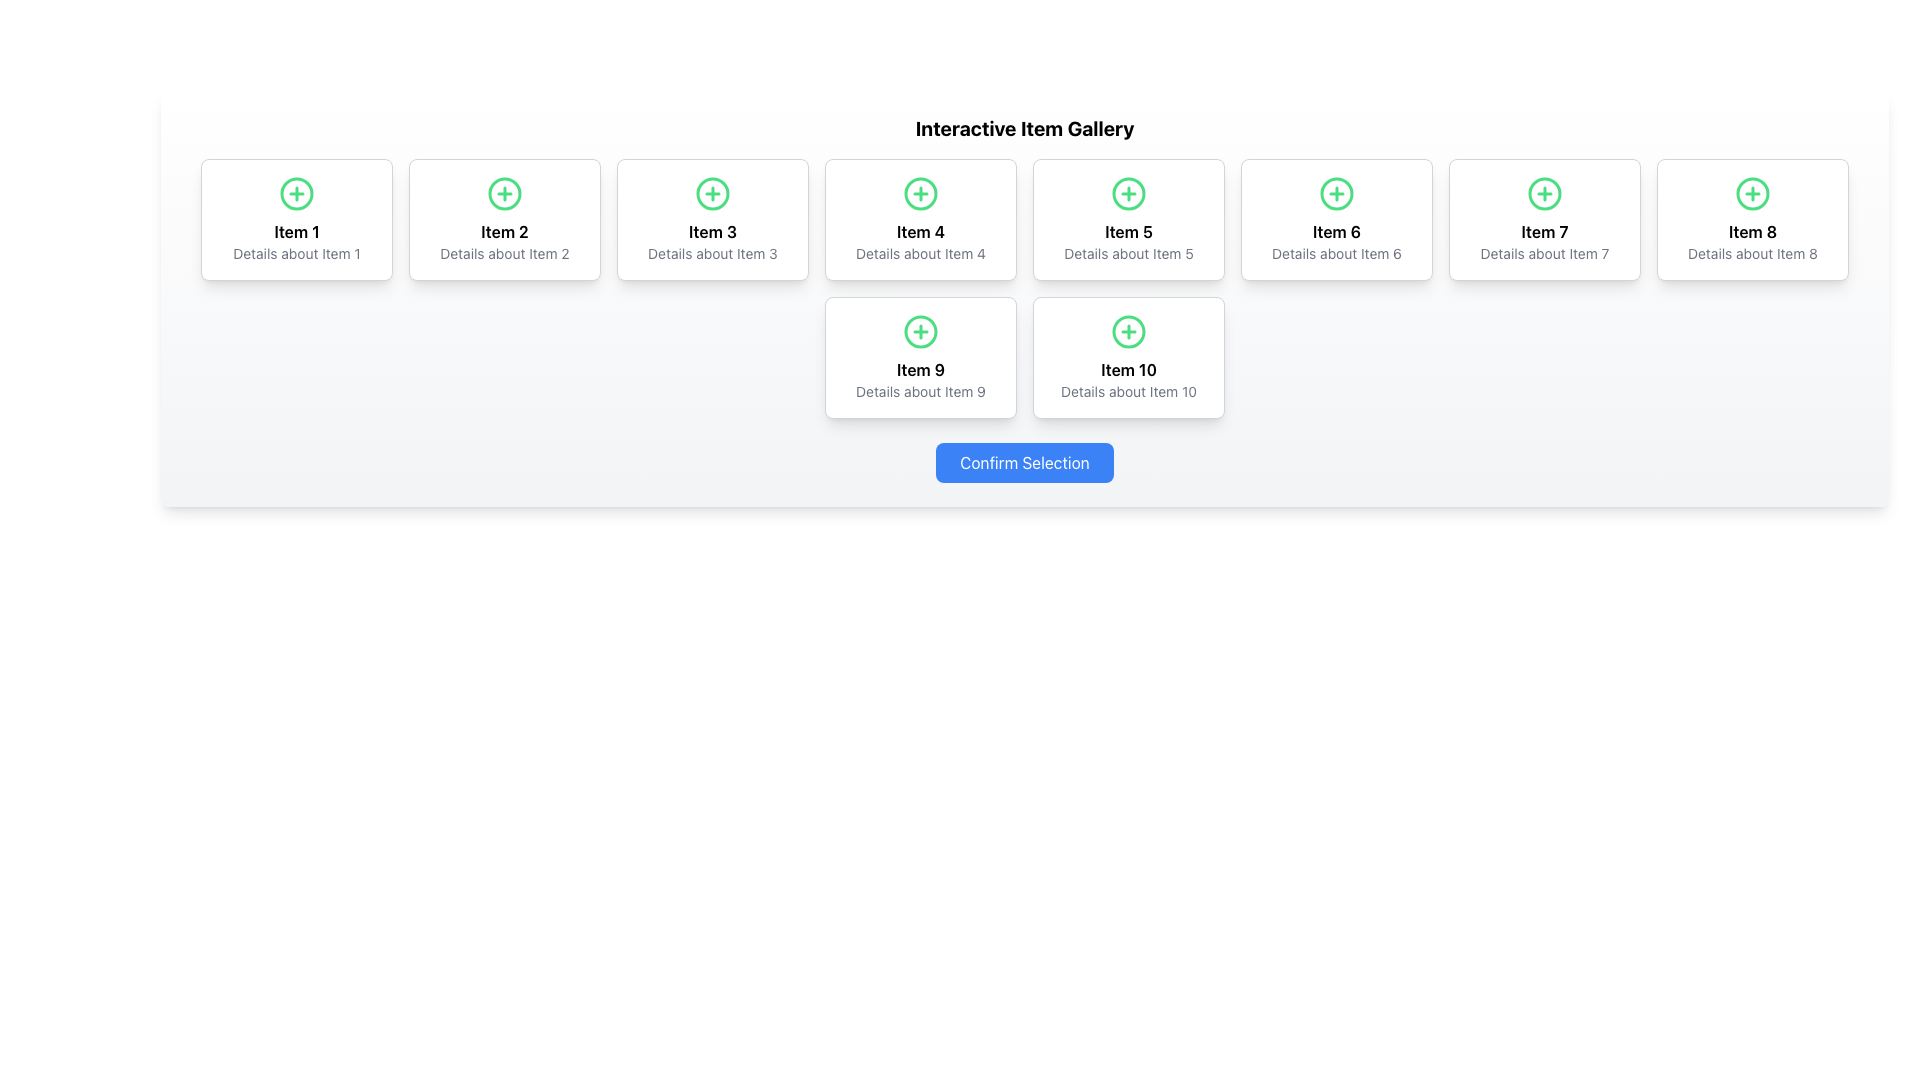  Describe the element at coordinates (920, 219) in the screenshot. I see `the information display card for 'Item 4', which is the fourth element in a horizontally aligned grid of ten elements, located at the center of the top row` at that location.